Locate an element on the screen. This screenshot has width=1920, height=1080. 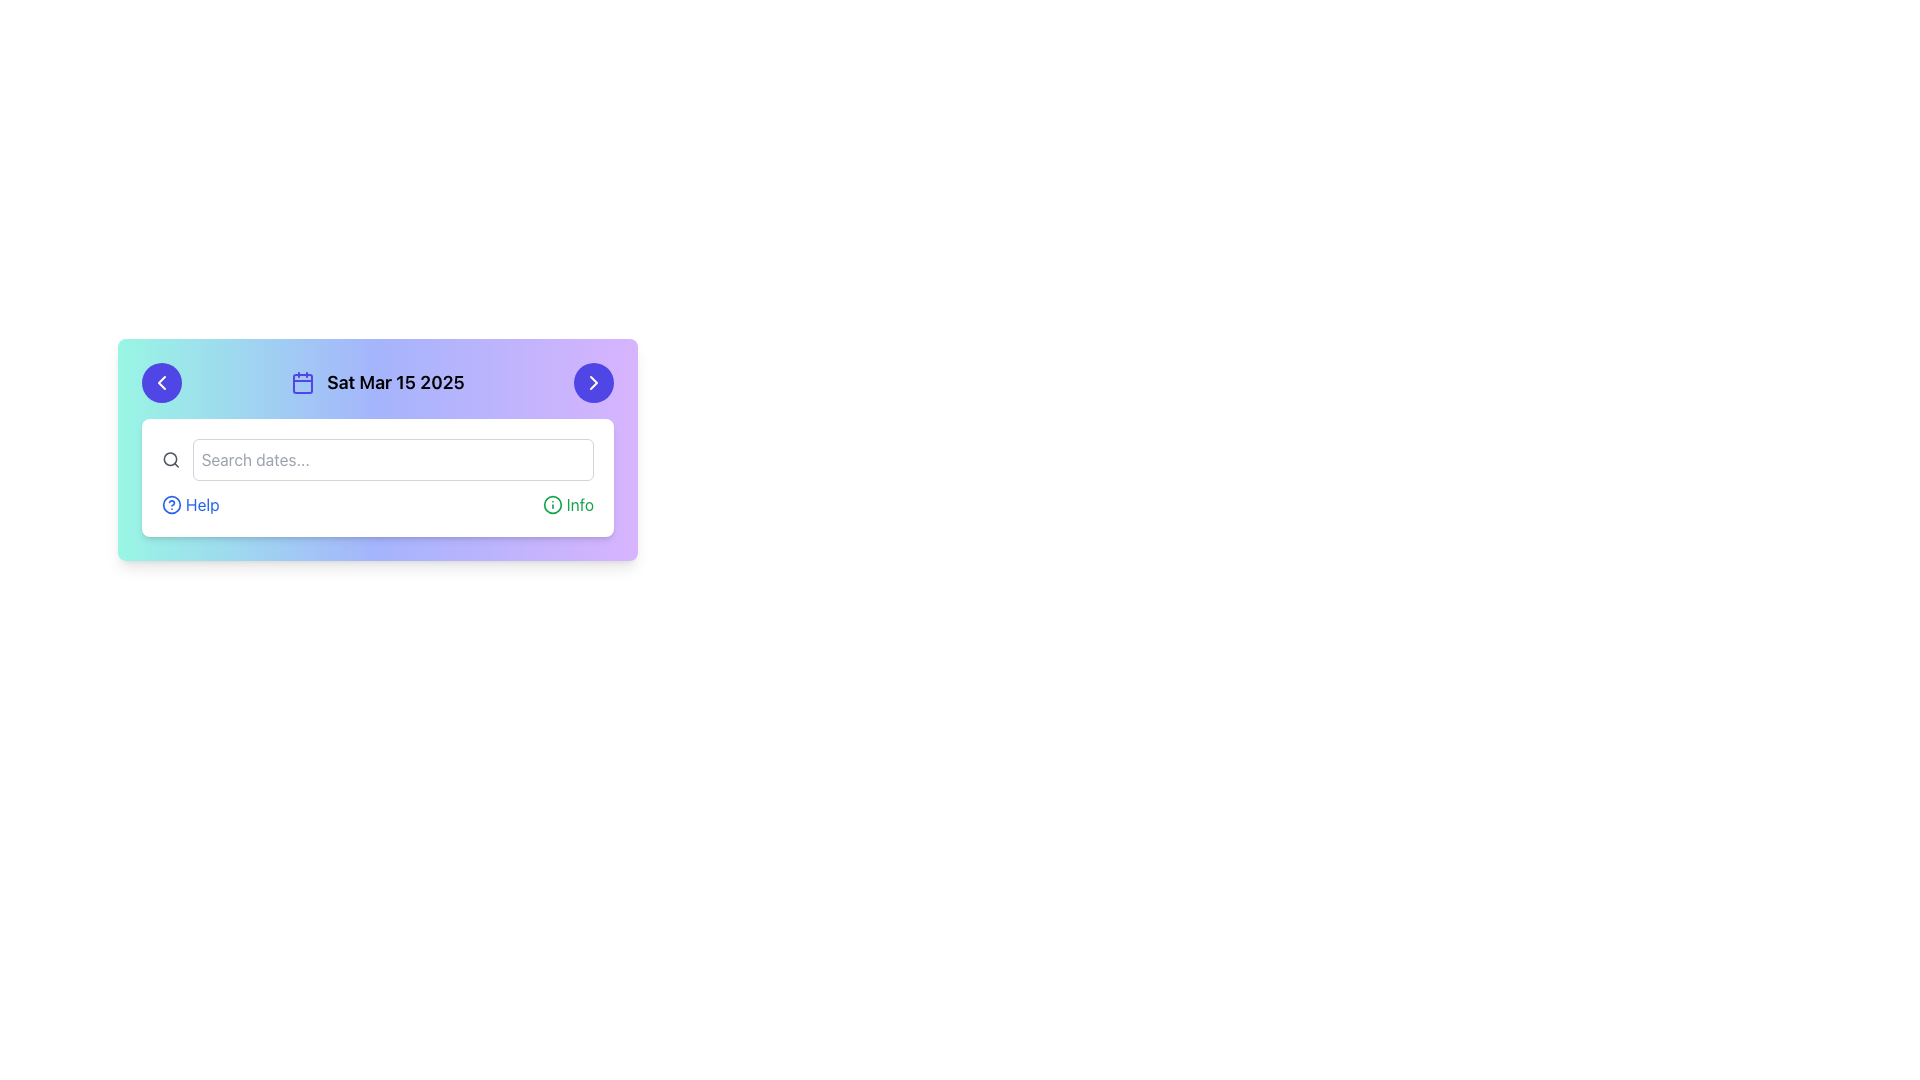
the right-pointing arrow icon located in the top-right circular button of the card interface is located at coordinates (593, 382).